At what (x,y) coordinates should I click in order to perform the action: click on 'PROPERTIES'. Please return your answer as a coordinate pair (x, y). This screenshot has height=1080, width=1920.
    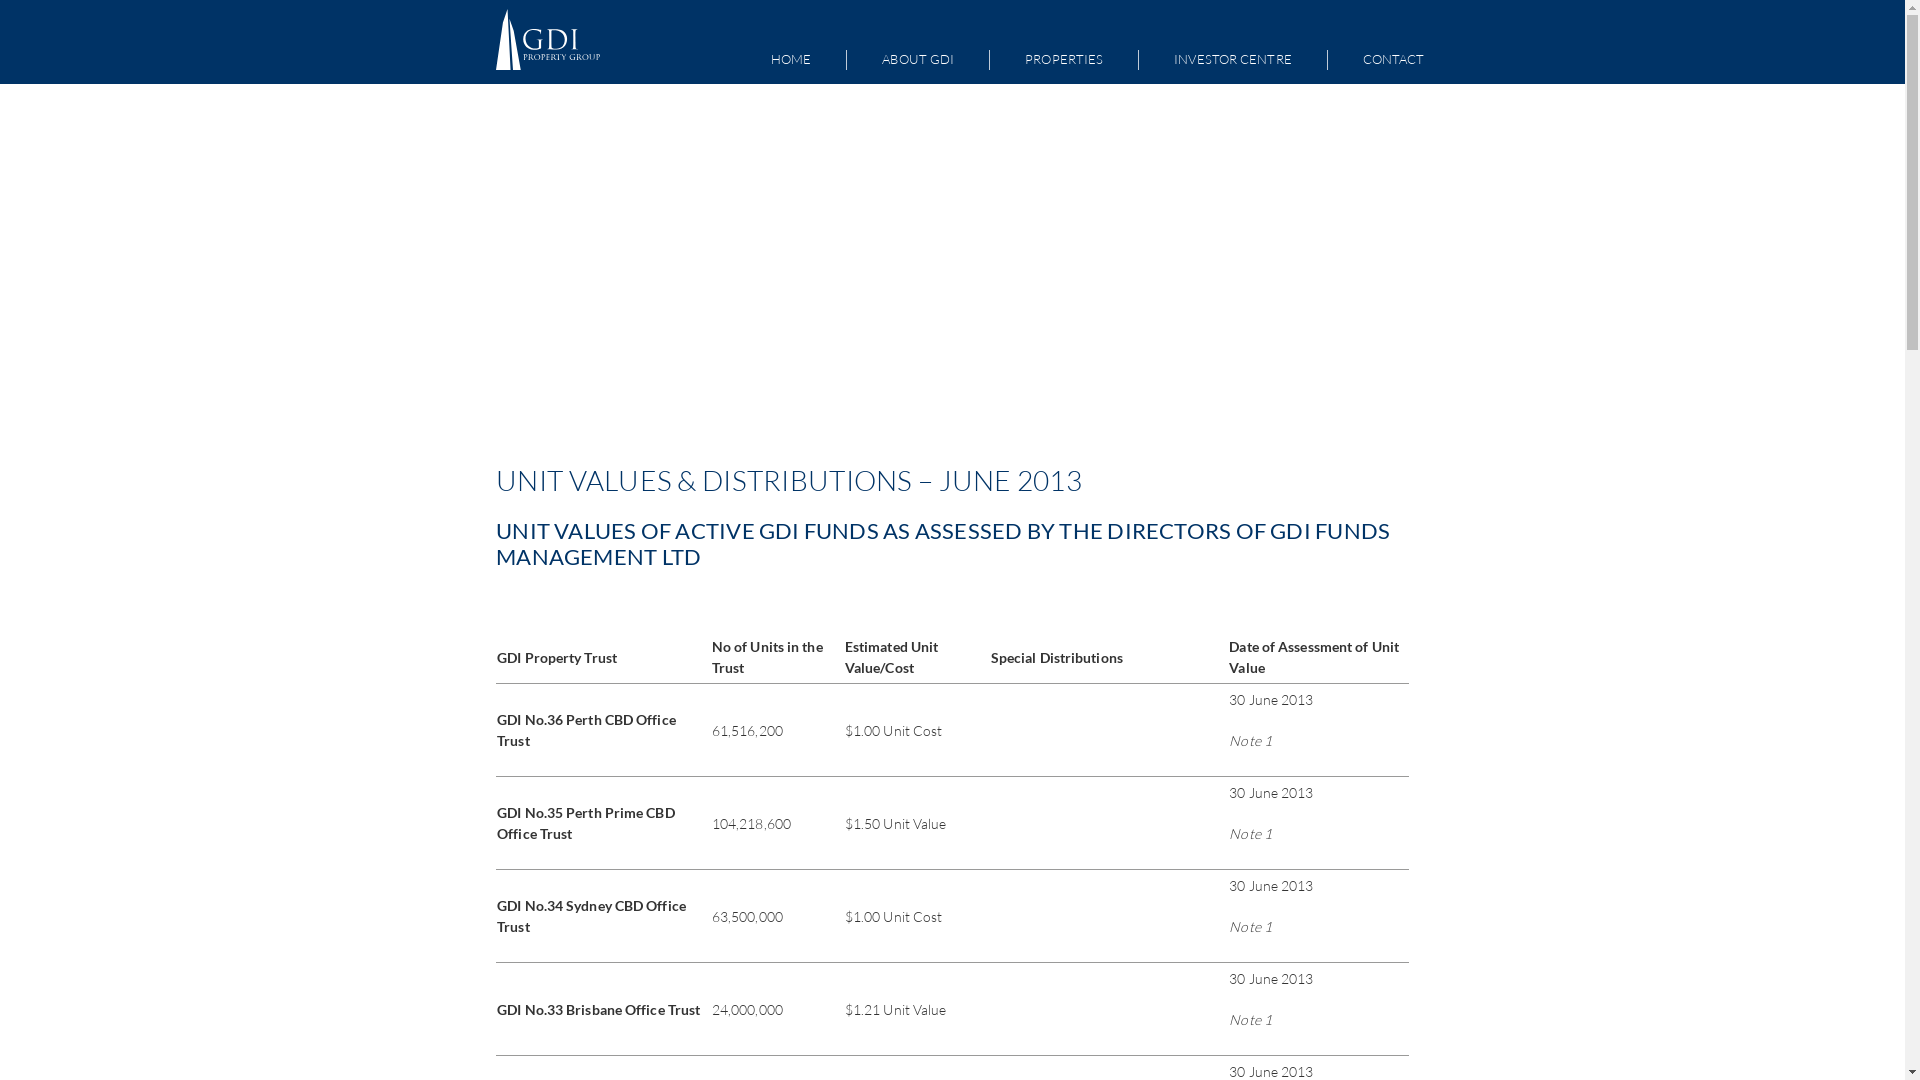
    Looking at the image, I should click on (1063, 59).